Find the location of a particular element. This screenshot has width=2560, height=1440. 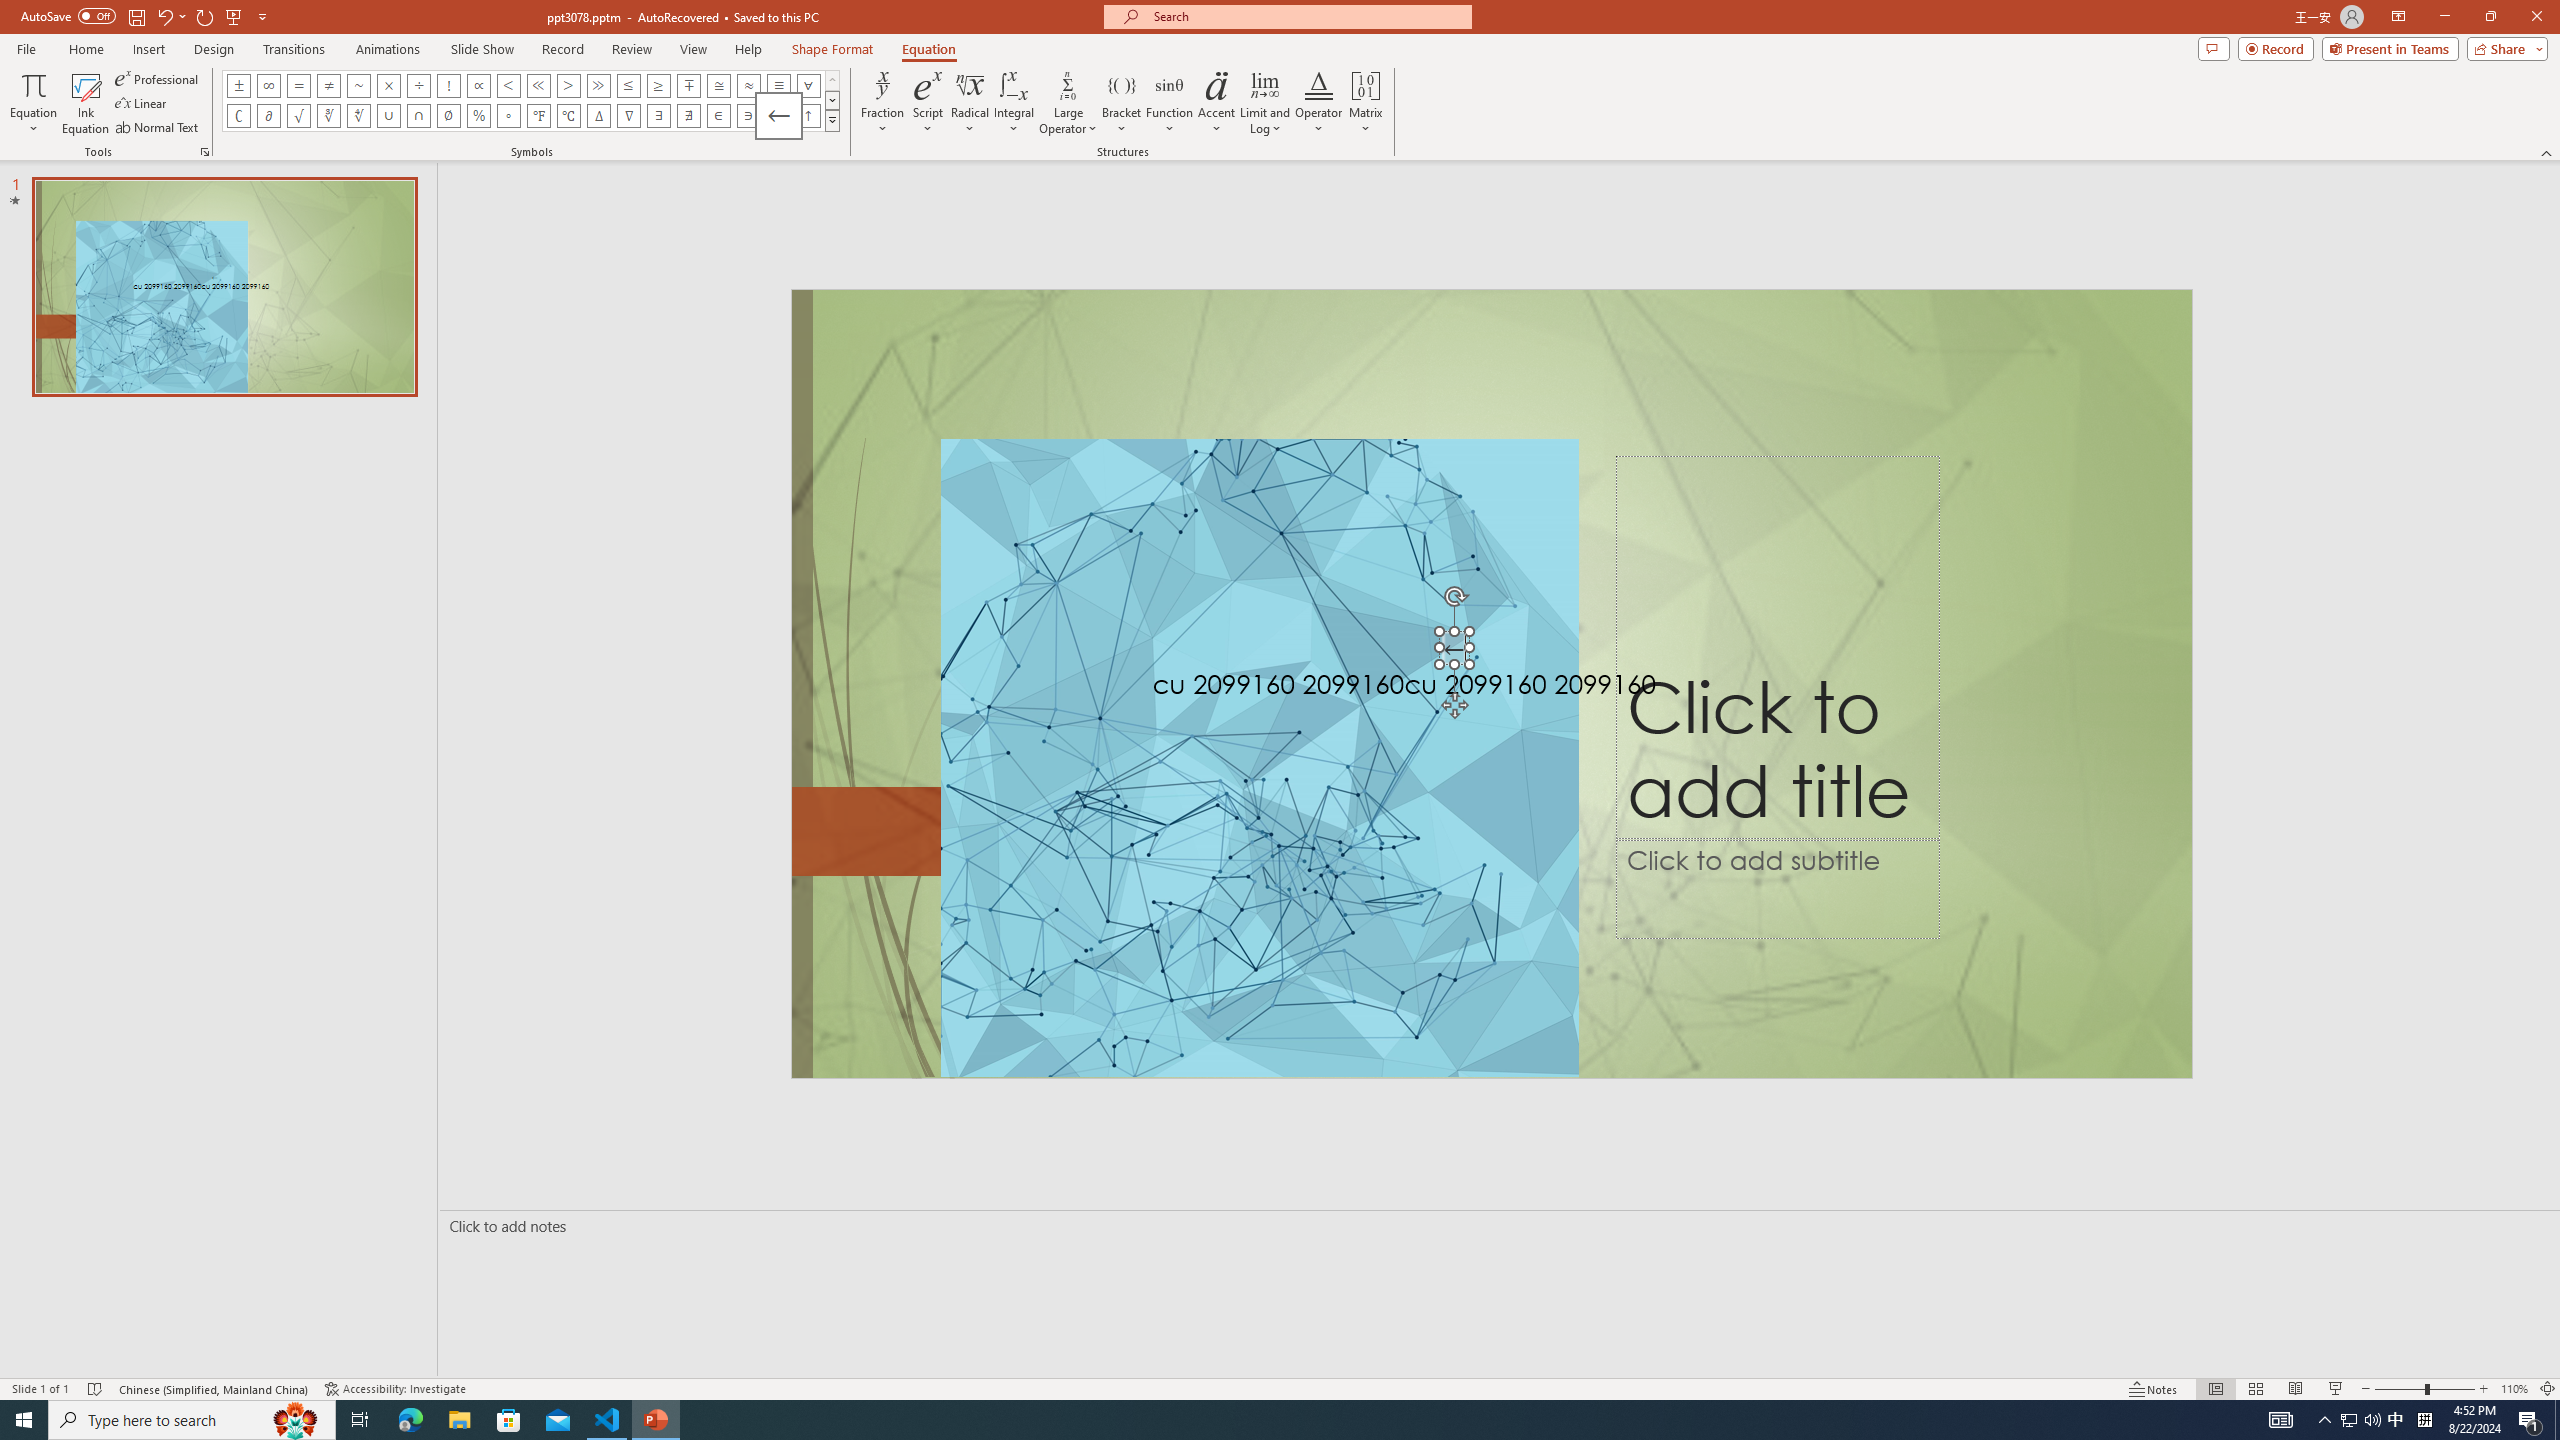

'Function' is located at coordinates (1169, 103).